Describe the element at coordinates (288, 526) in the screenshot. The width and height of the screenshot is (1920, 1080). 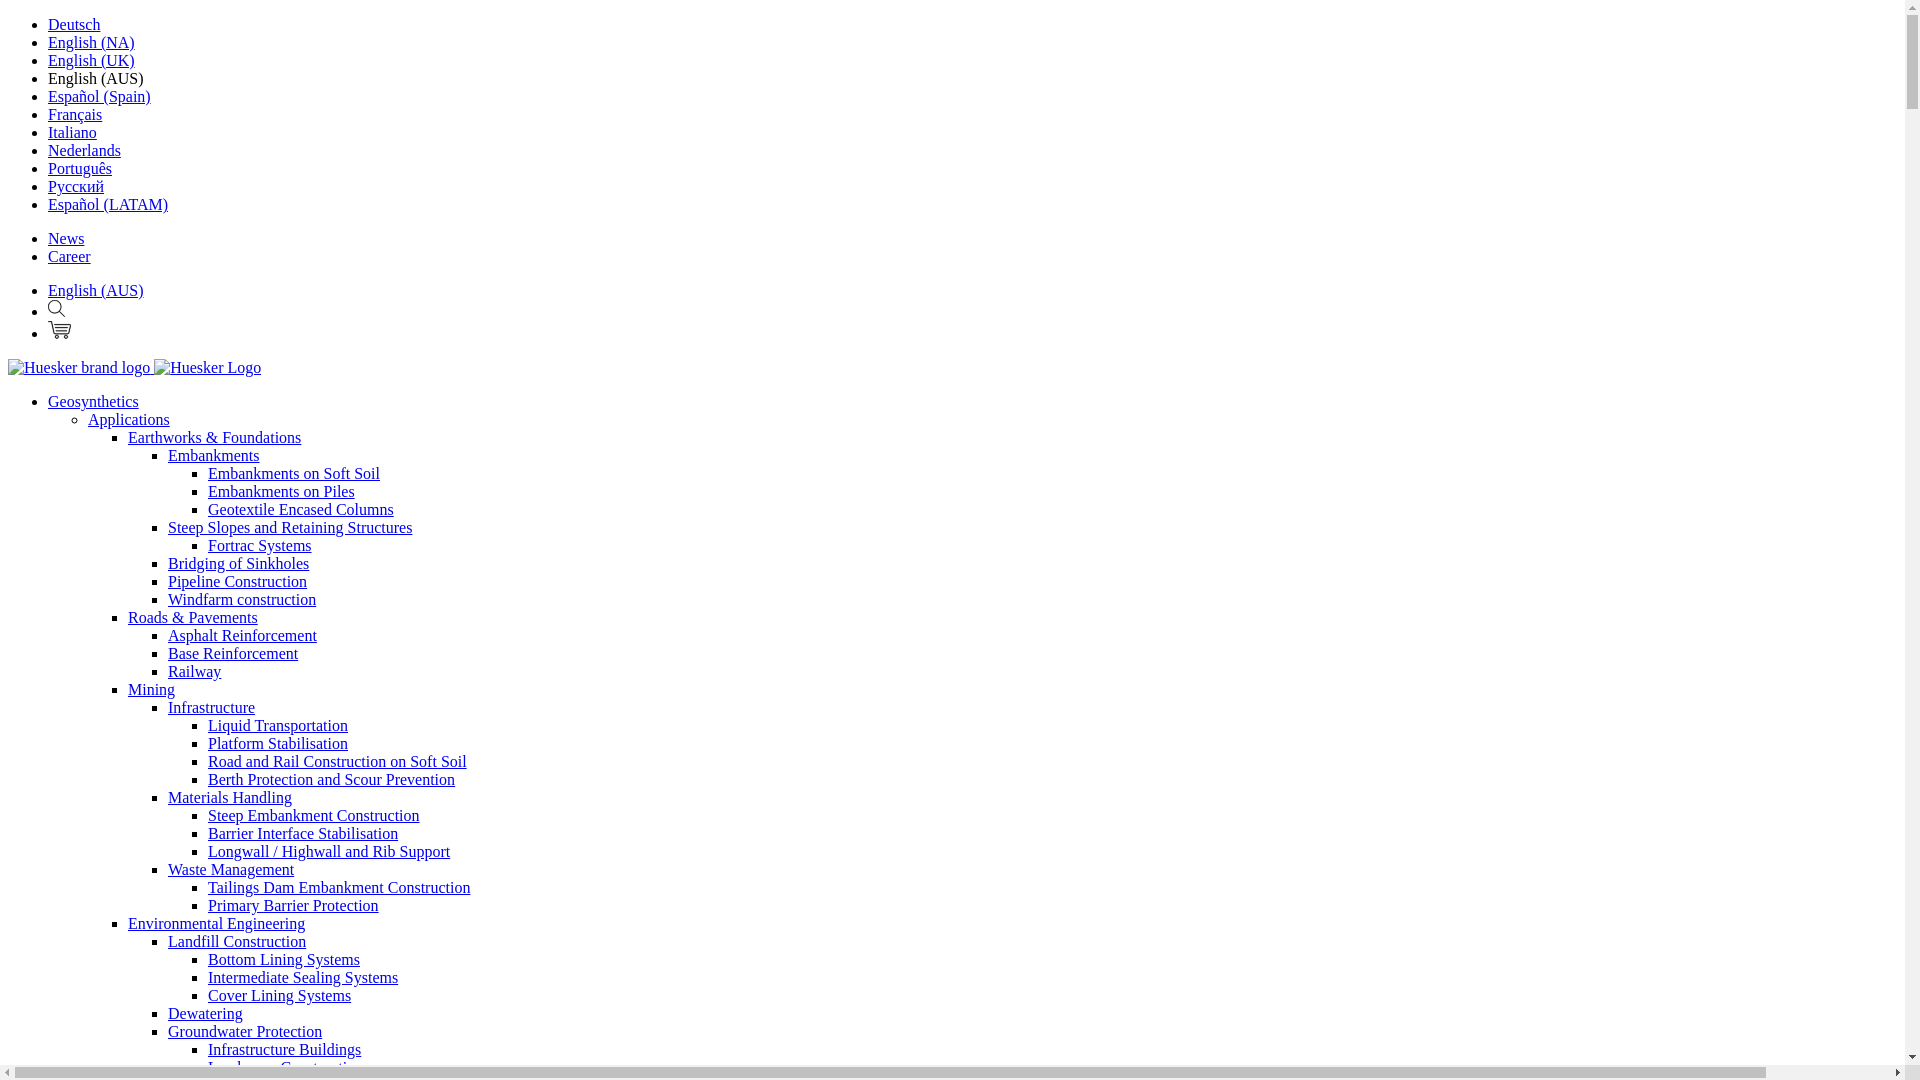
I see `'Steep Slopes and Retaining Structures'` at that location.